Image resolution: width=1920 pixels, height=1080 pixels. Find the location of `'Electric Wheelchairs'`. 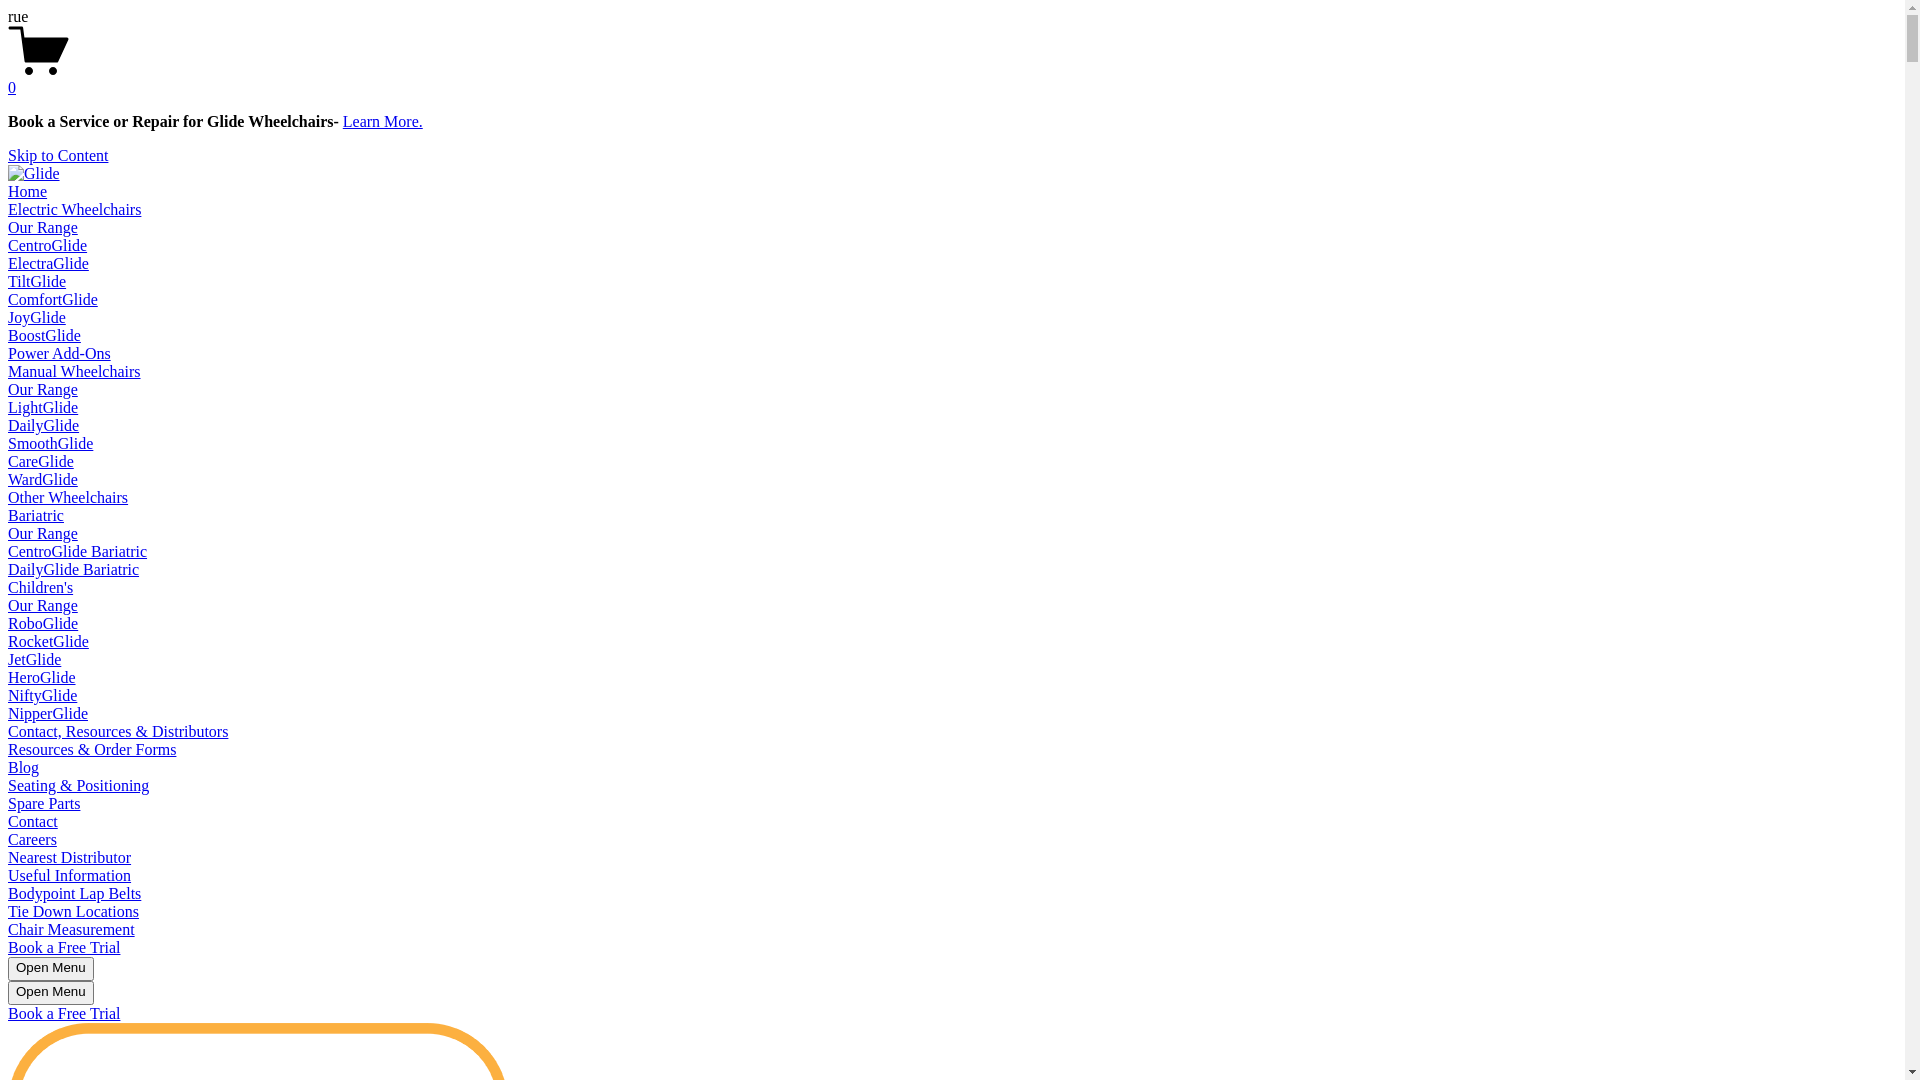

'Electric Wheelchairs' is located at coordinates (8, 209).